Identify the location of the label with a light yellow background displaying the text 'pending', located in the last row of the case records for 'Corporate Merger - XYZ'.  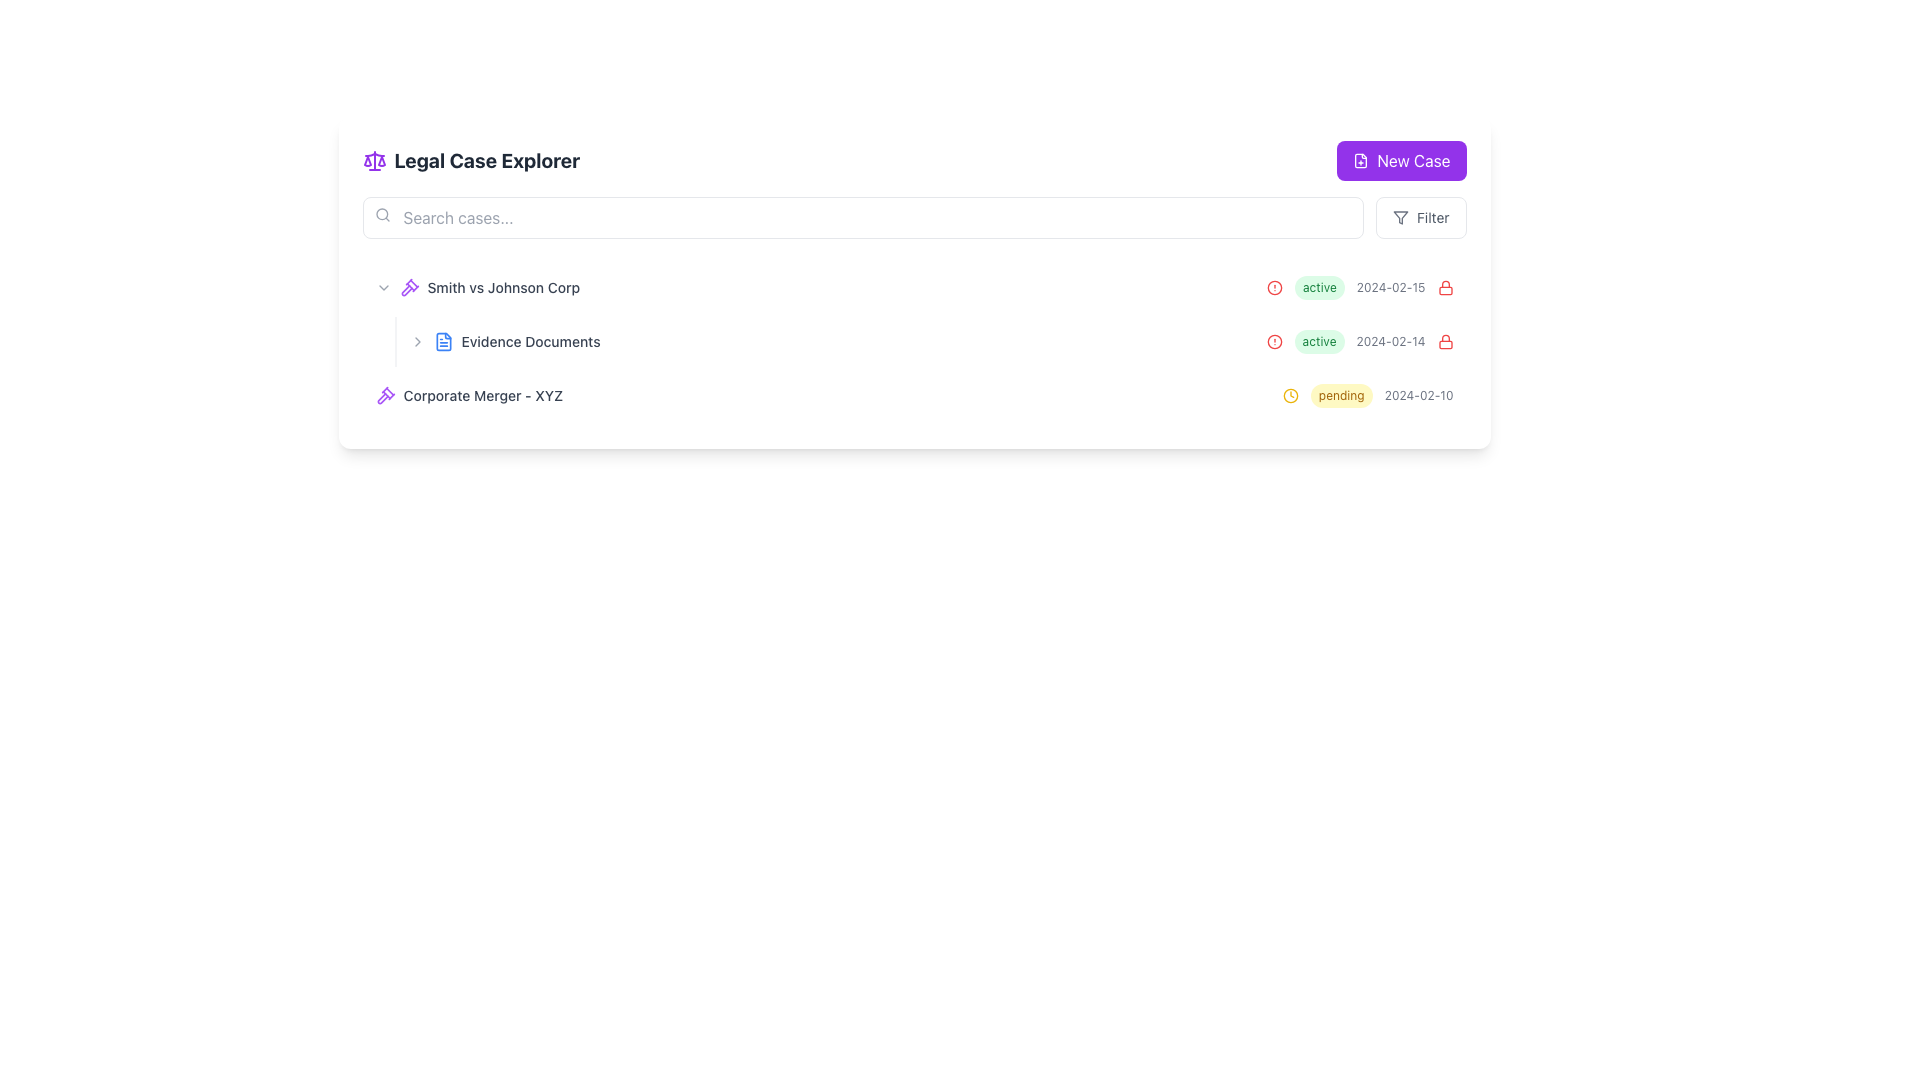
(1341, 396).